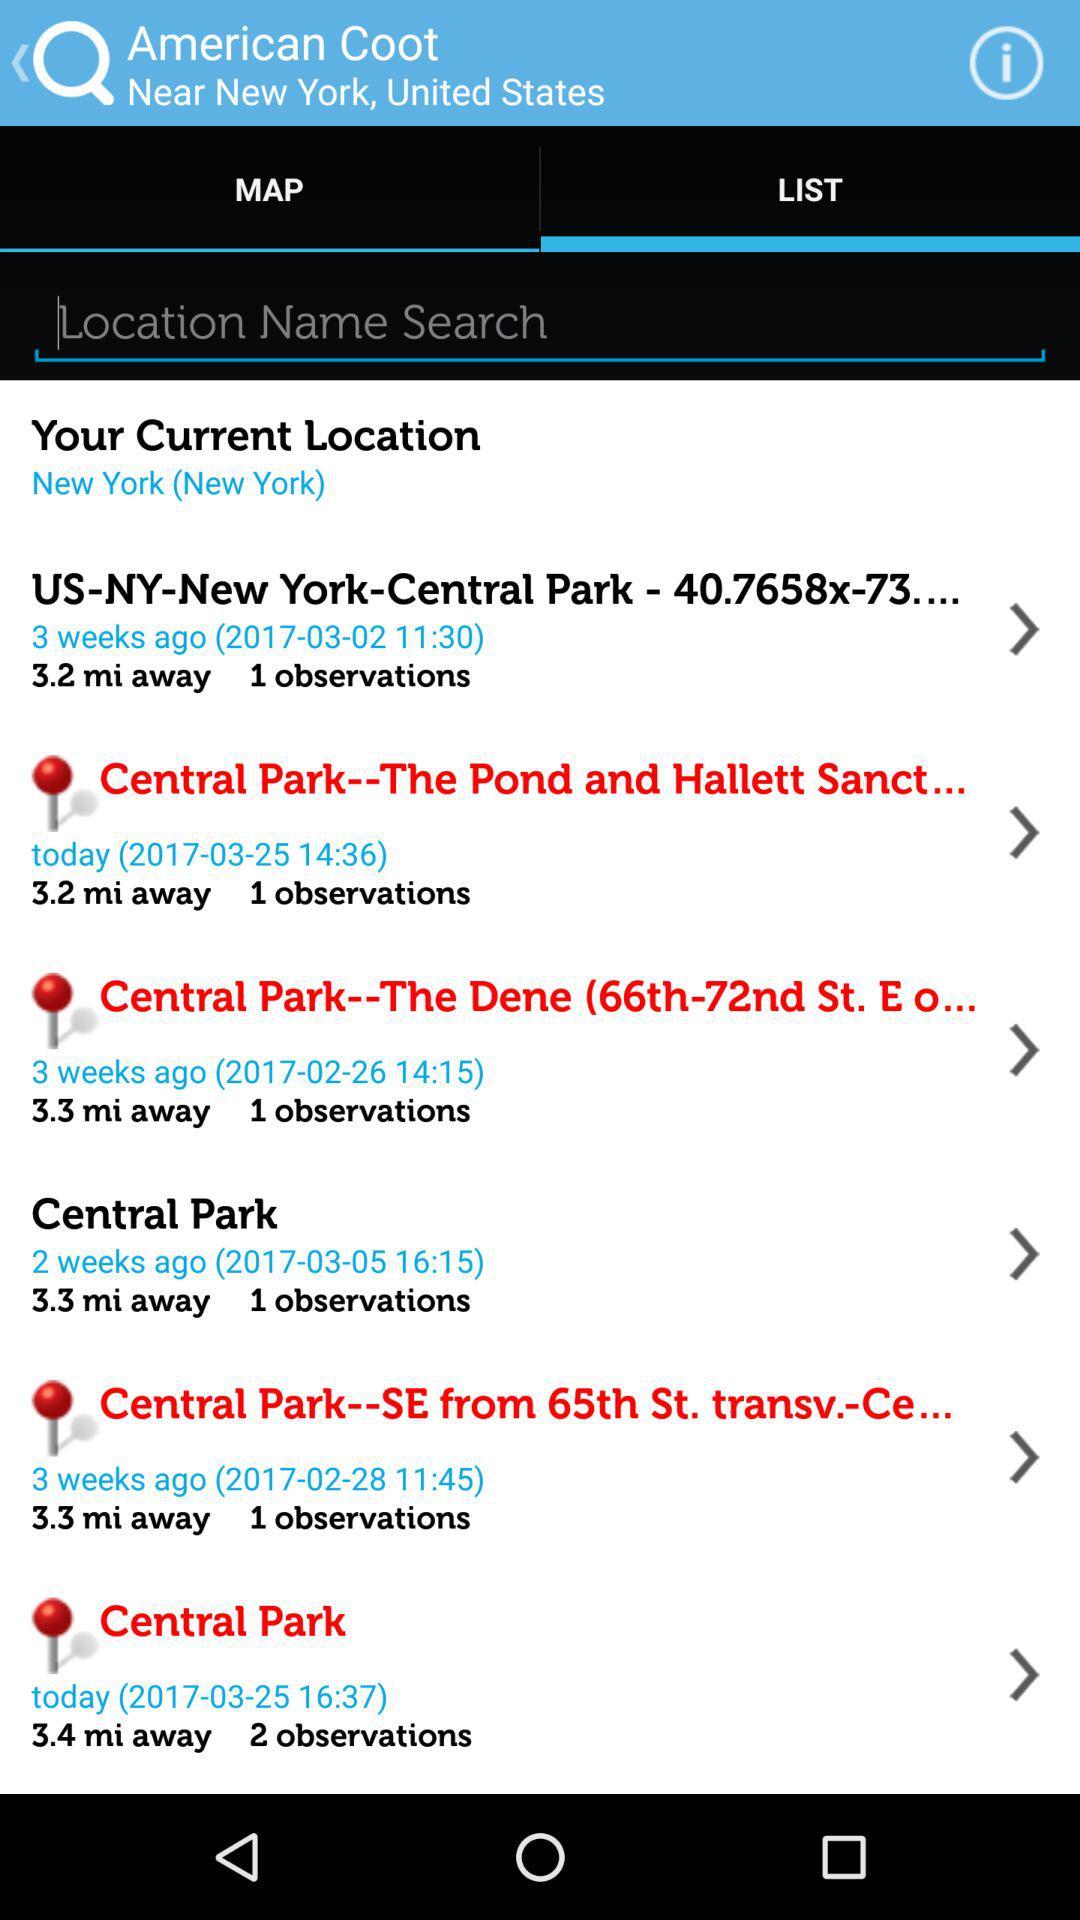 The image size is (1080, 1920). What do you see at coordinates (505, 588) in the screenshot?
I see `us ny new icon` at bounding box center [505, 588].